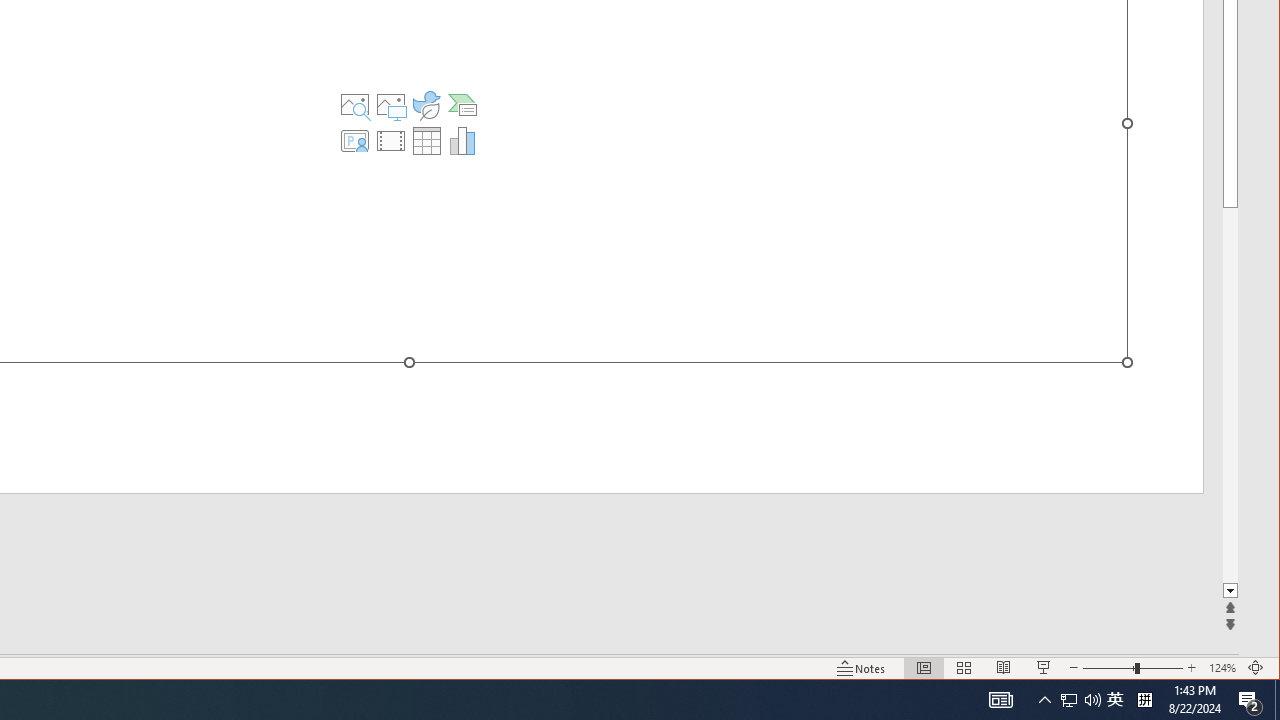 The image size is (1280, 720). Describe the element at coordinates (391, 140) in the screenshot. I see `'Insert Video'` at that location.